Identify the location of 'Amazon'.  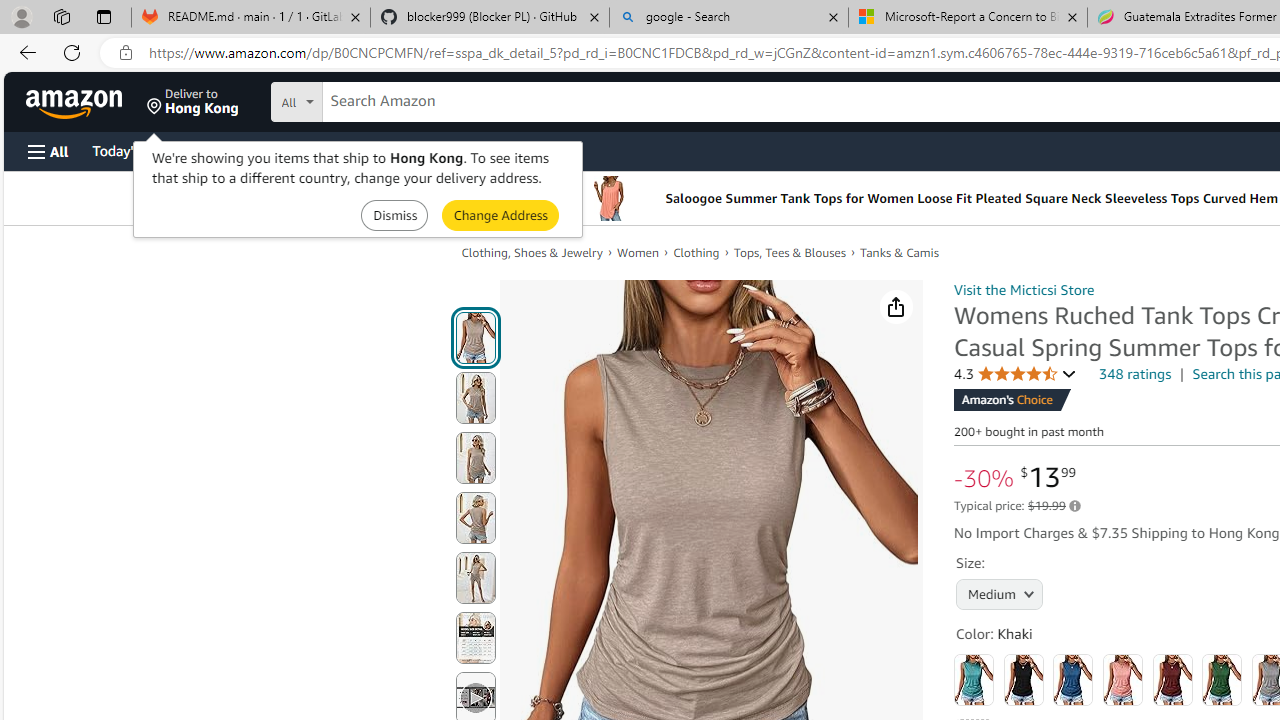
(76, 101).